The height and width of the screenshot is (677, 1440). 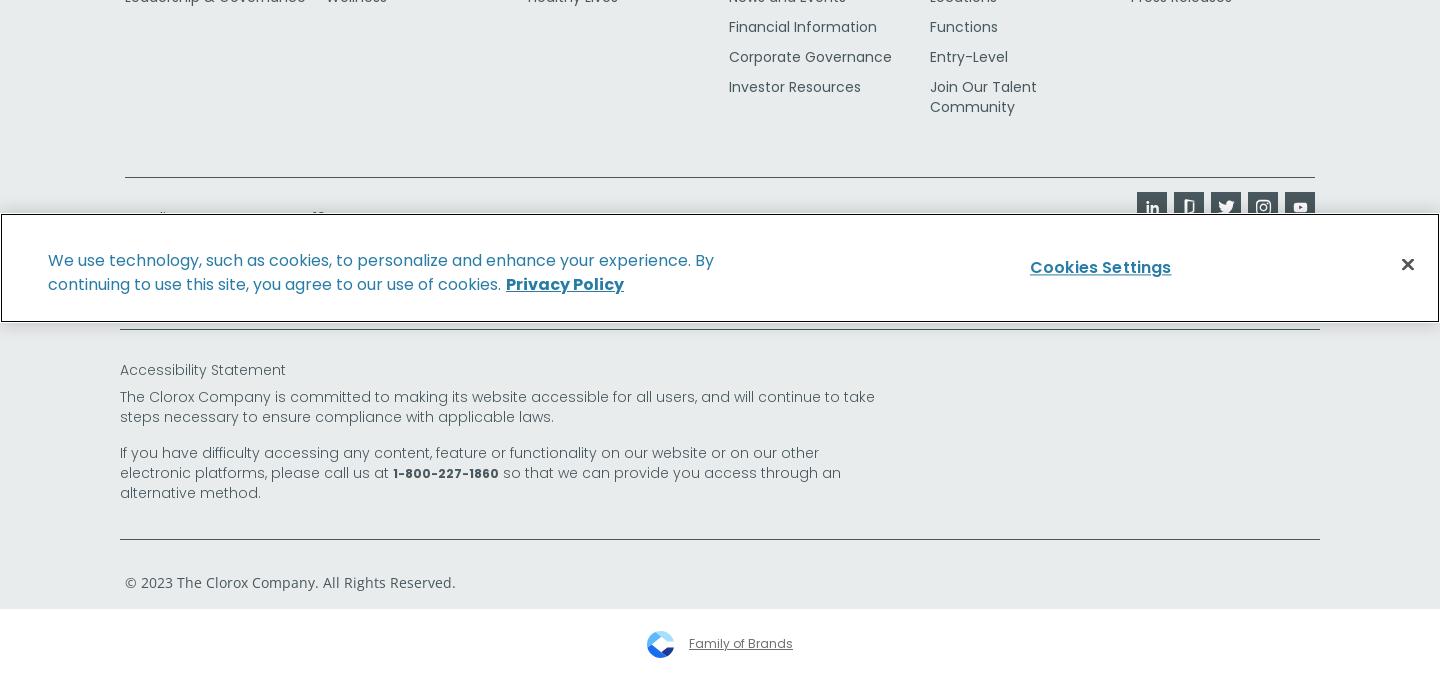 I want to click on 'Privacy Policy', so click(x=332, y=286).